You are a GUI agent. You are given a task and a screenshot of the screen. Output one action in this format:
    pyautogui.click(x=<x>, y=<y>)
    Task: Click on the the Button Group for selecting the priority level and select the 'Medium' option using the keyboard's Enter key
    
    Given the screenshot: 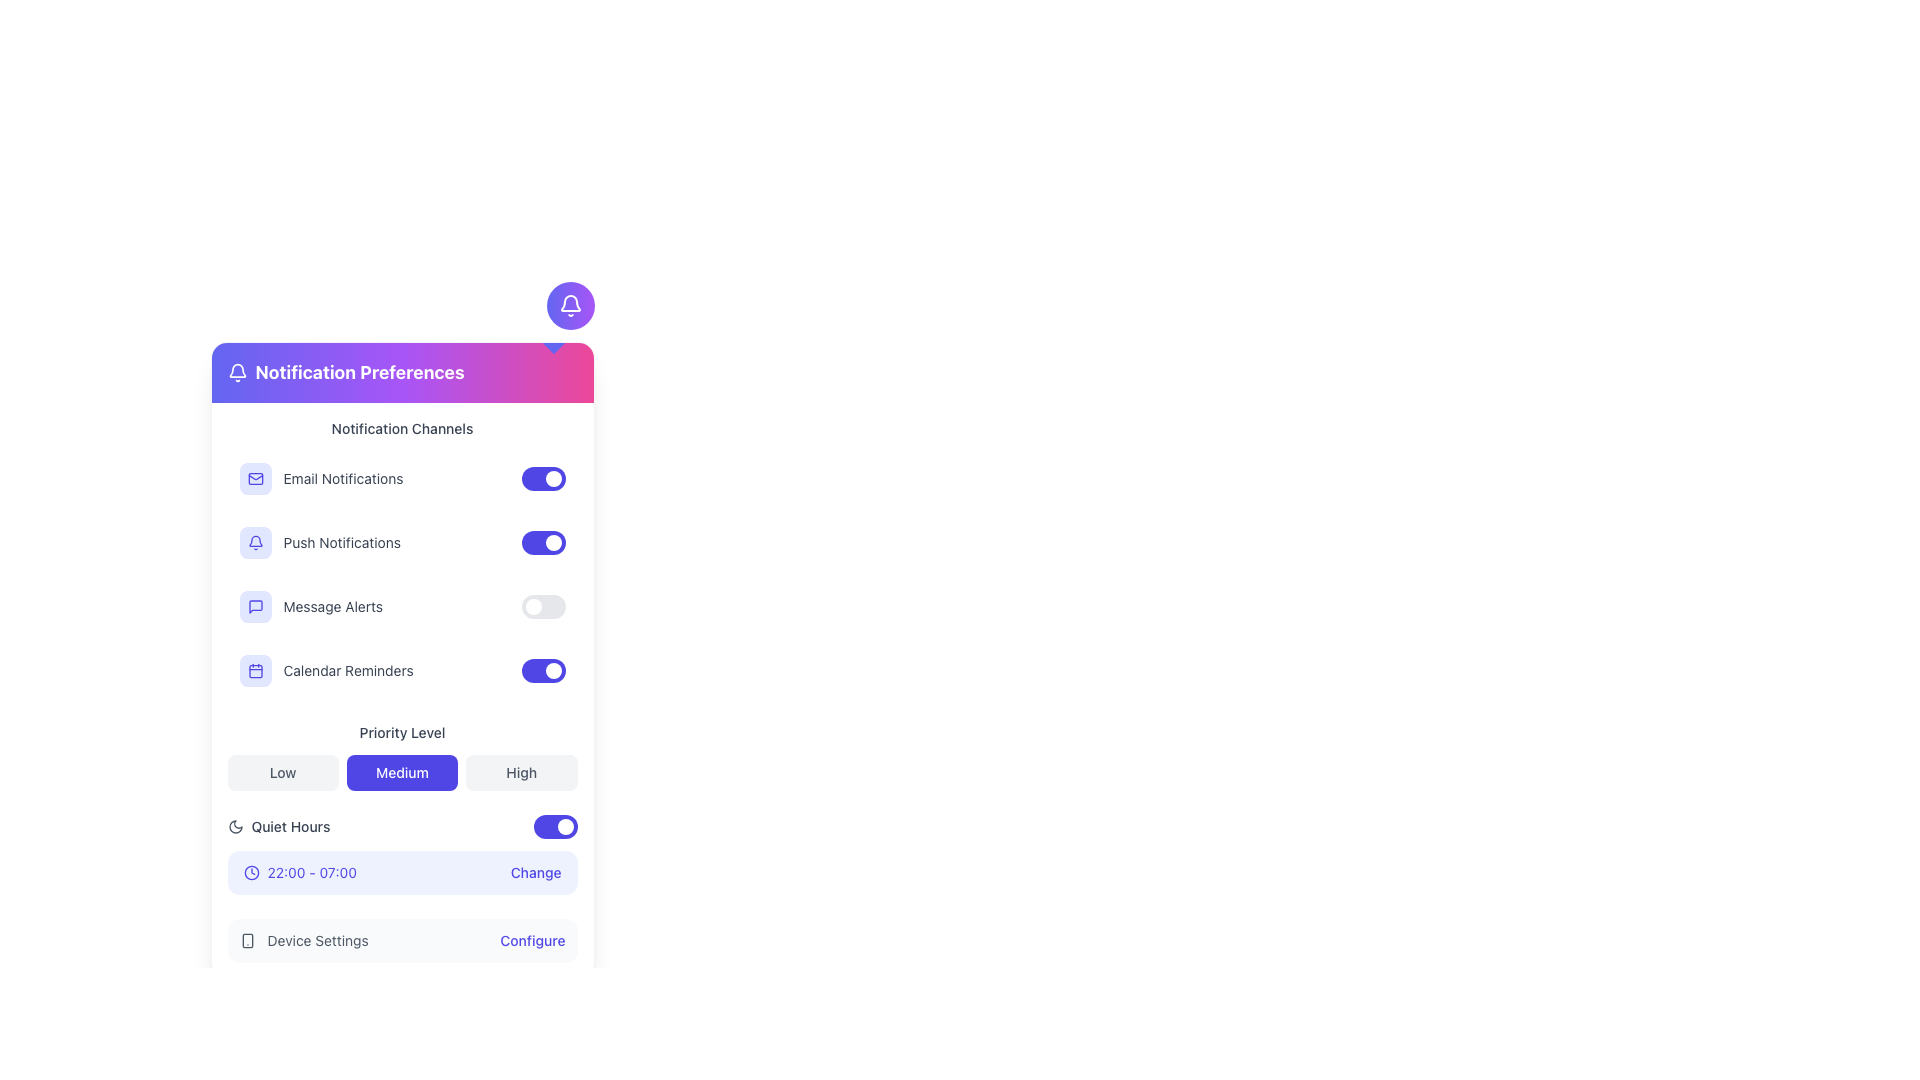 What is the action you would take?
    pyautogui.click(x=401, y=771)
    